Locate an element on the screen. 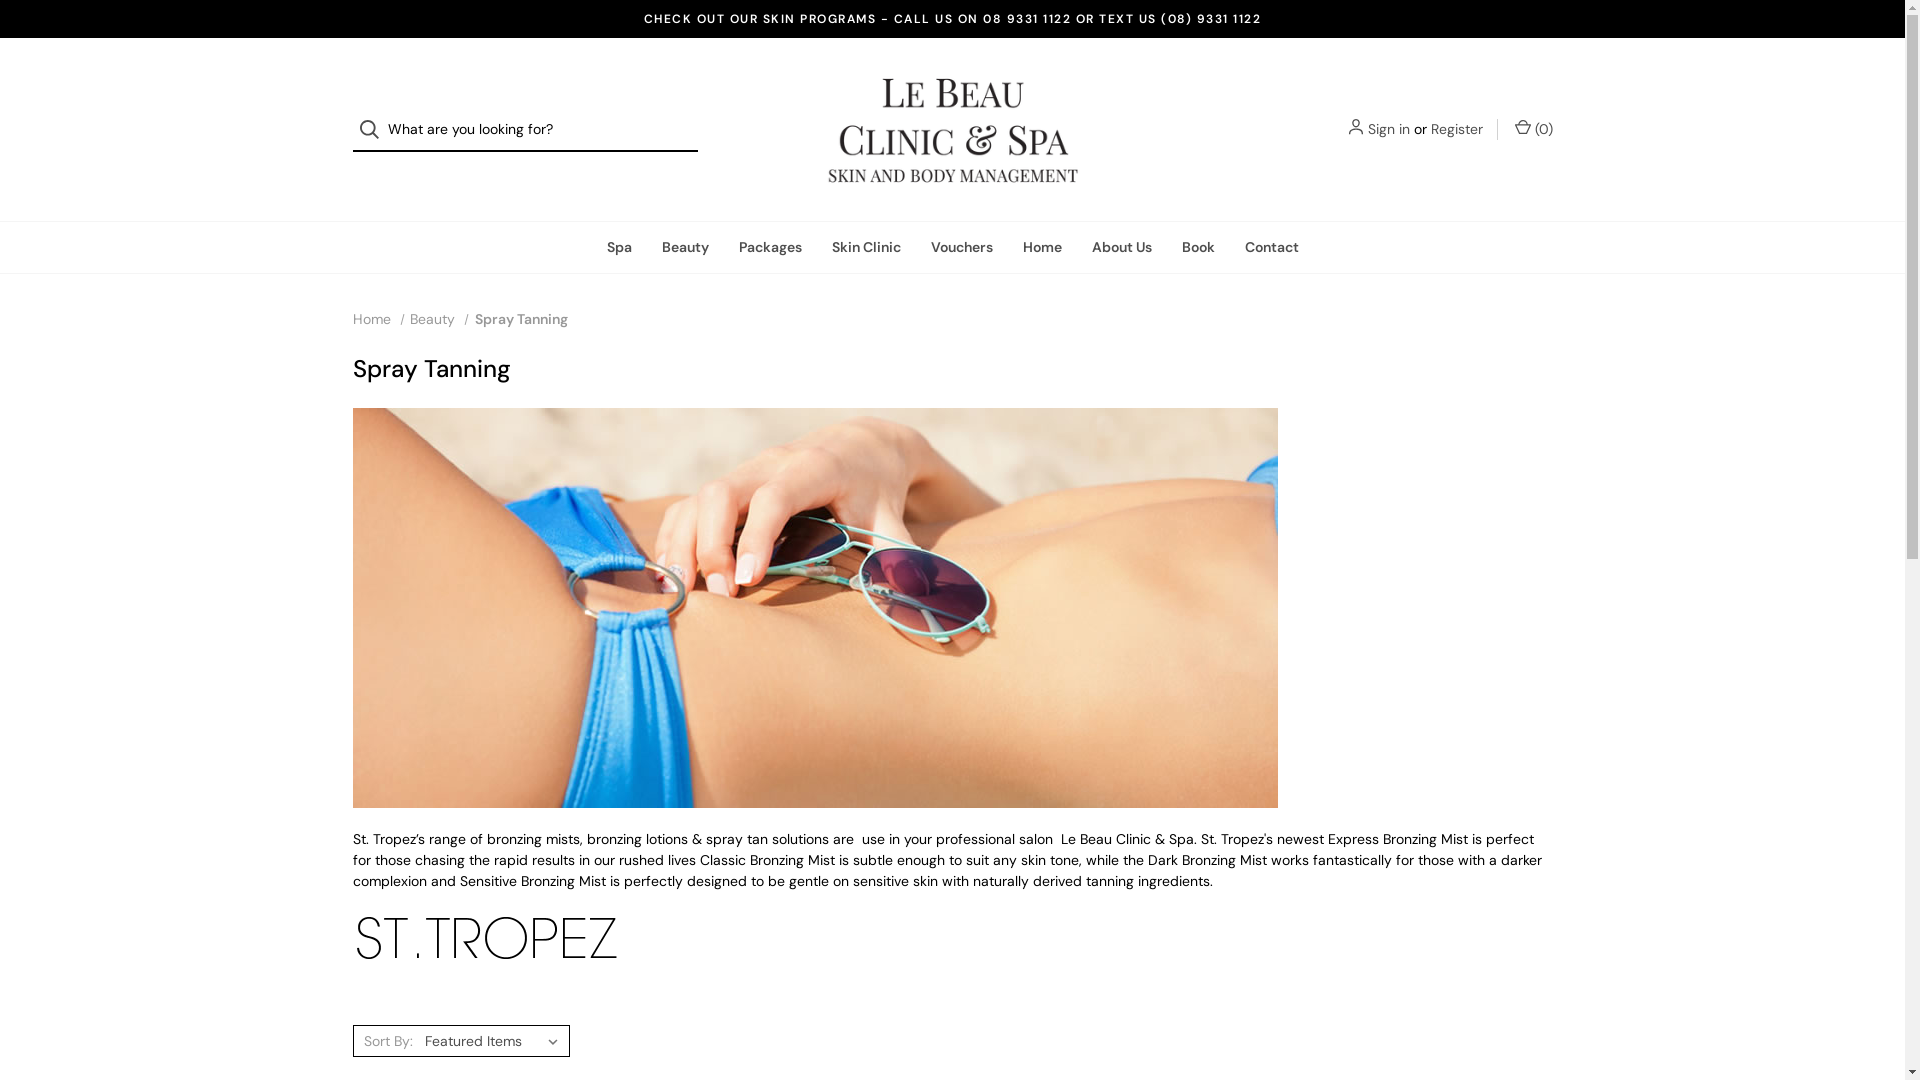 Image resolution: width=1920 pixels, height=1080 pixels. 'Home' is located at coordinates (1041, 246).